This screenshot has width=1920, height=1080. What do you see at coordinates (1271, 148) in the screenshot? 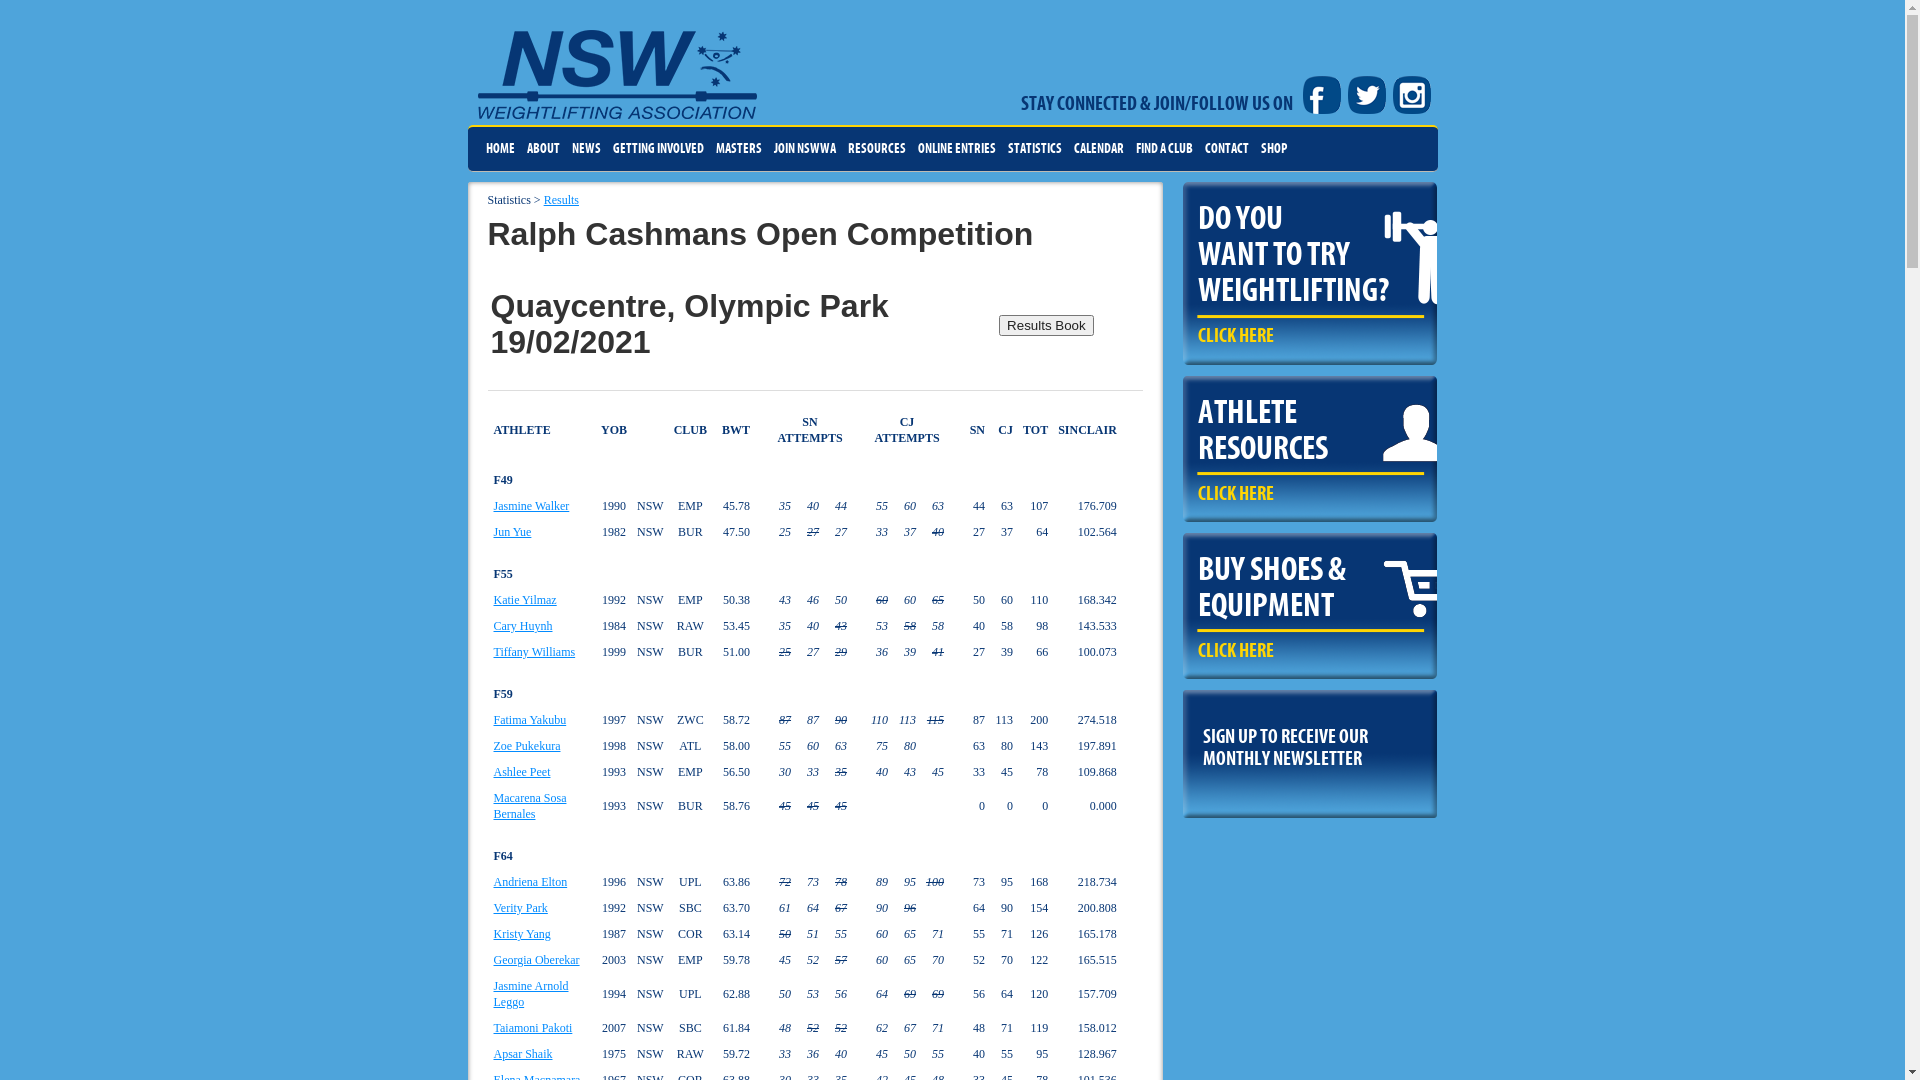
I see `'SHOP'` at bounding box center [1271, 148].